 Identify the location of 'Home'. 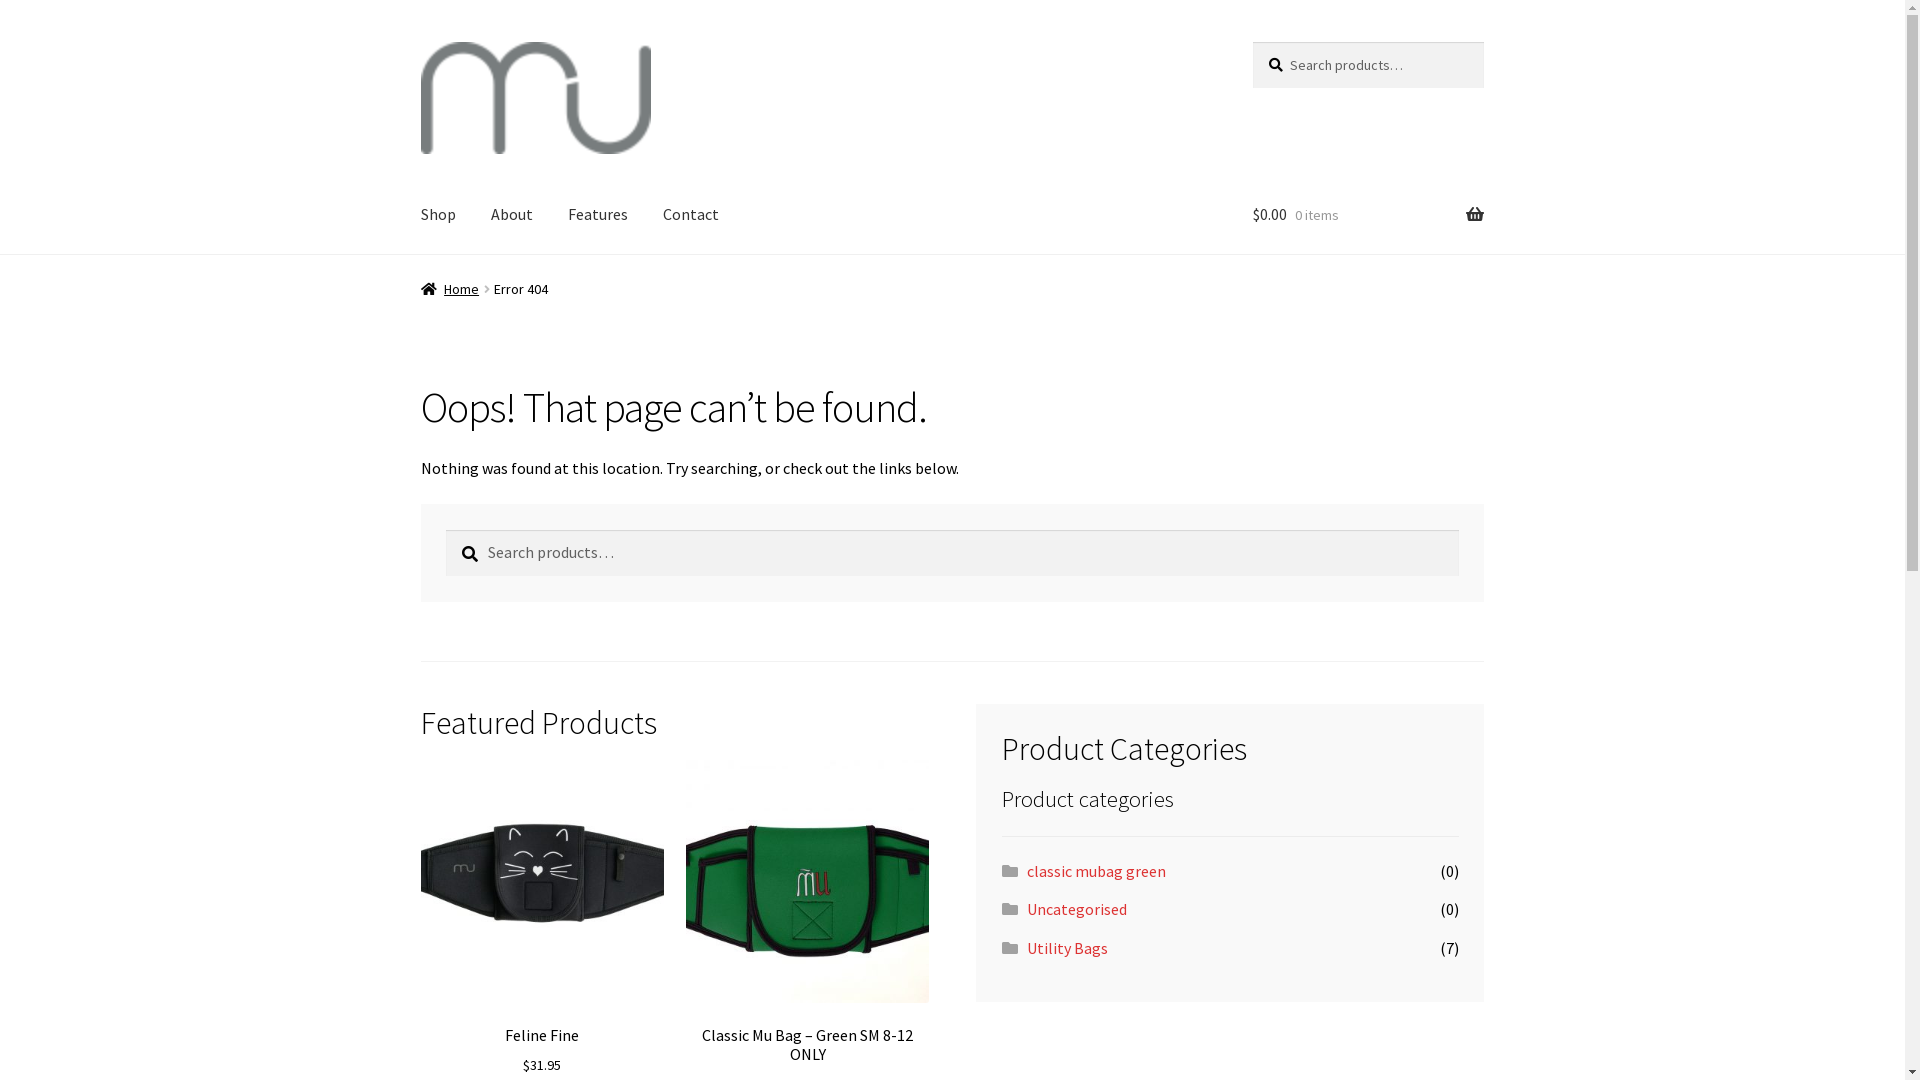
(449, 289).